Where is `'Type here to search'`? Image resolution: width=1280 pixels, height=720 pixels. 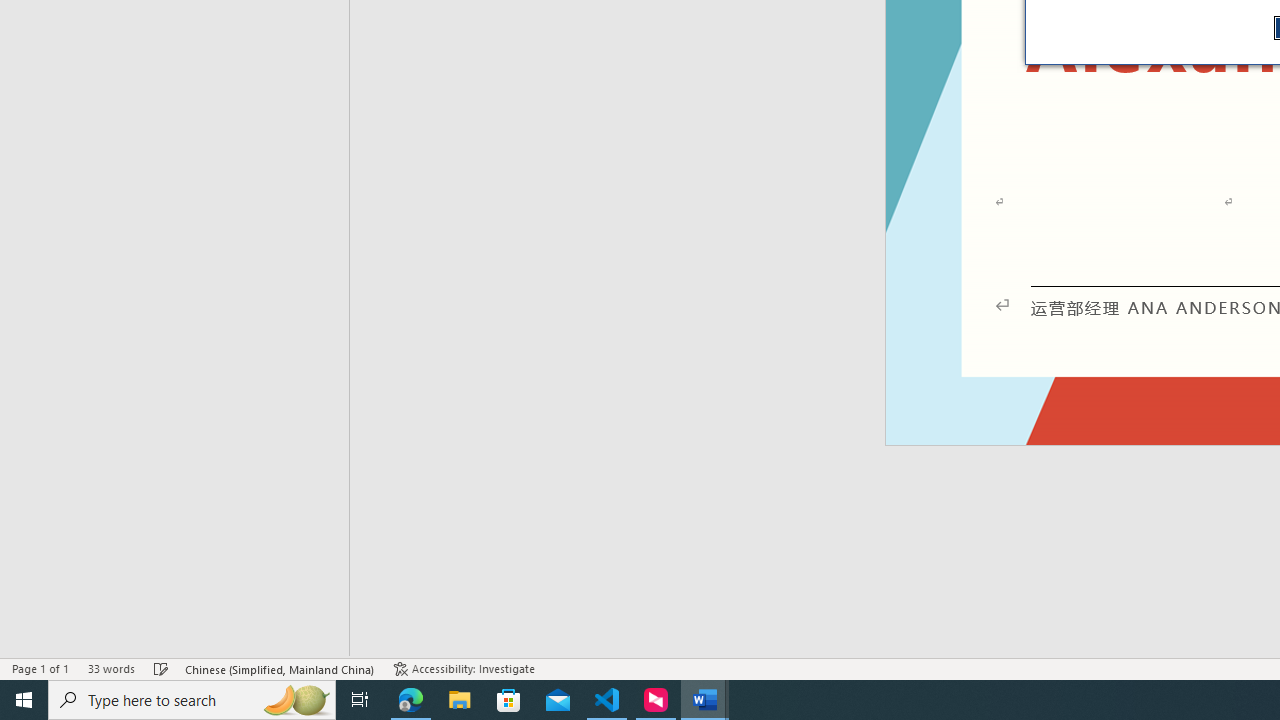 'Type here to search' is located at coordinates (192, 698).